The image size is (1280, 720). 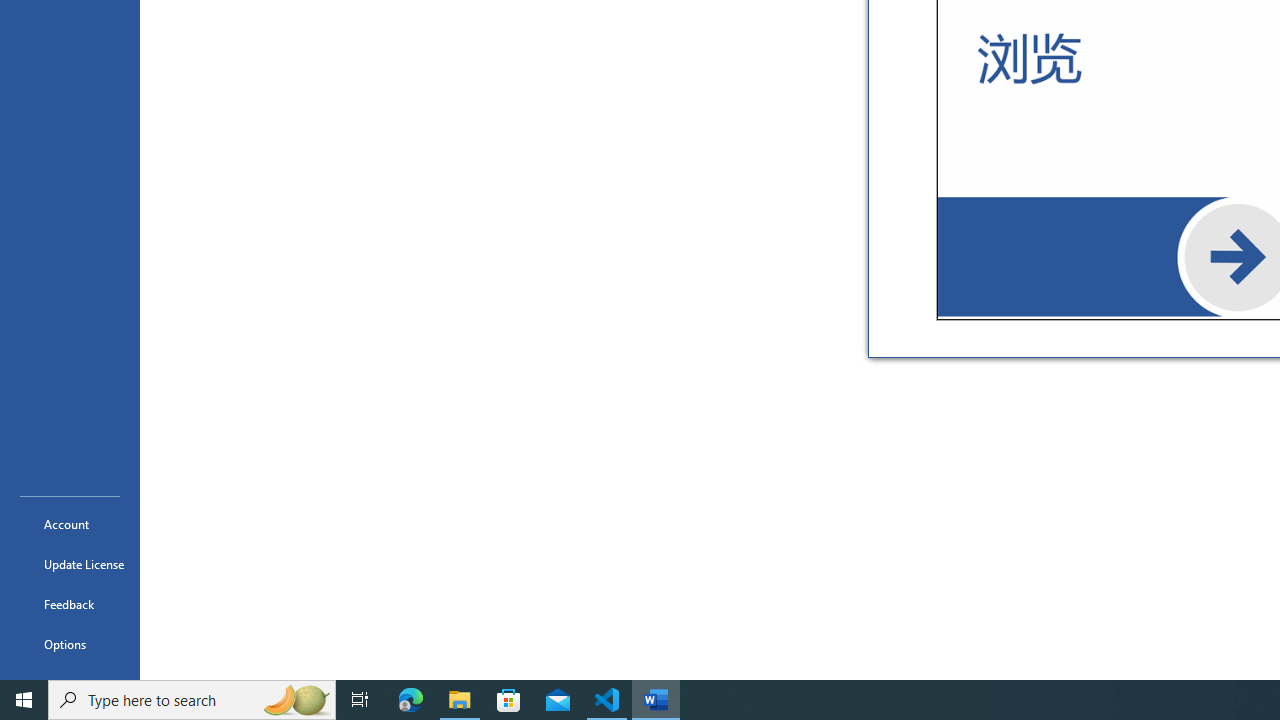 I want to click on 'Account', so click(x=69, y=523).